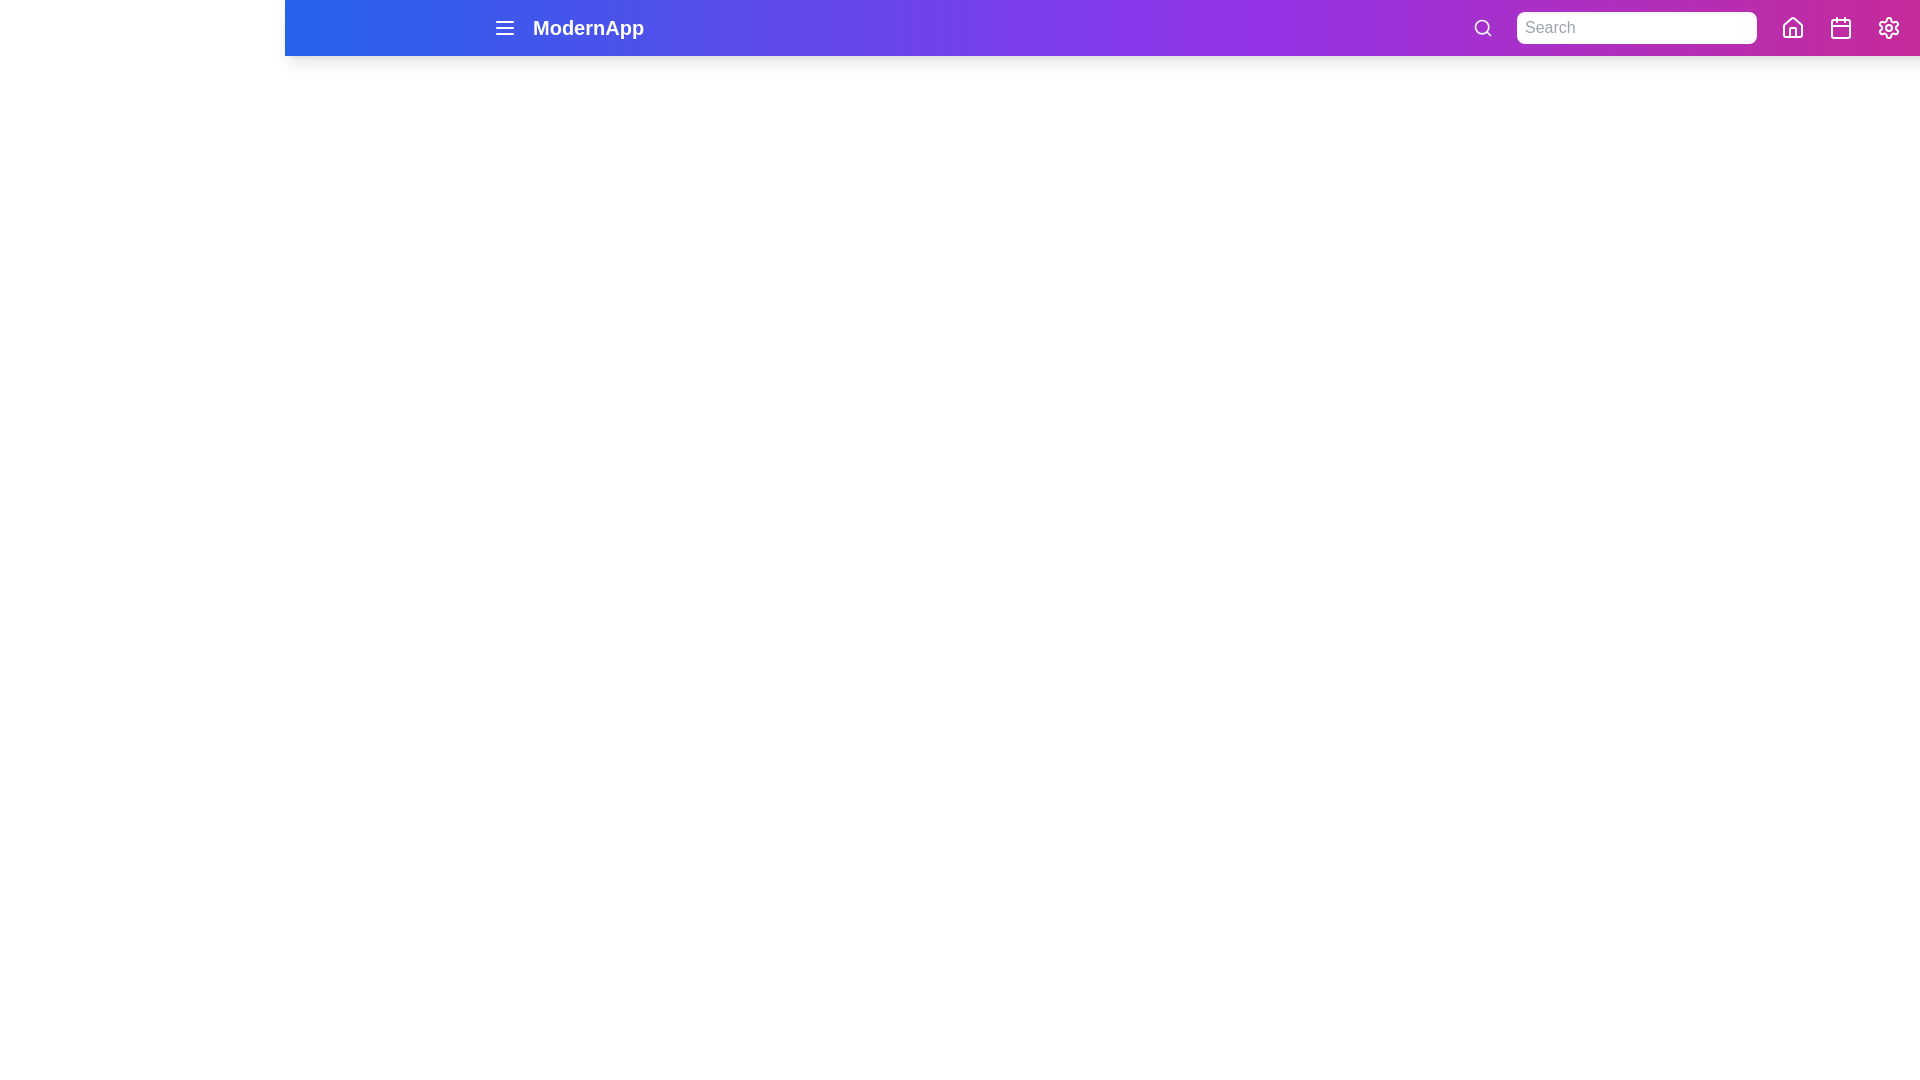  What do you see at coordinates (1840, 27) in the screenshot?
I see `the icon button located in the top-right corner of the navigation bar, which is the fourth interactive icon from the right` at bounding box center [1840, 27].